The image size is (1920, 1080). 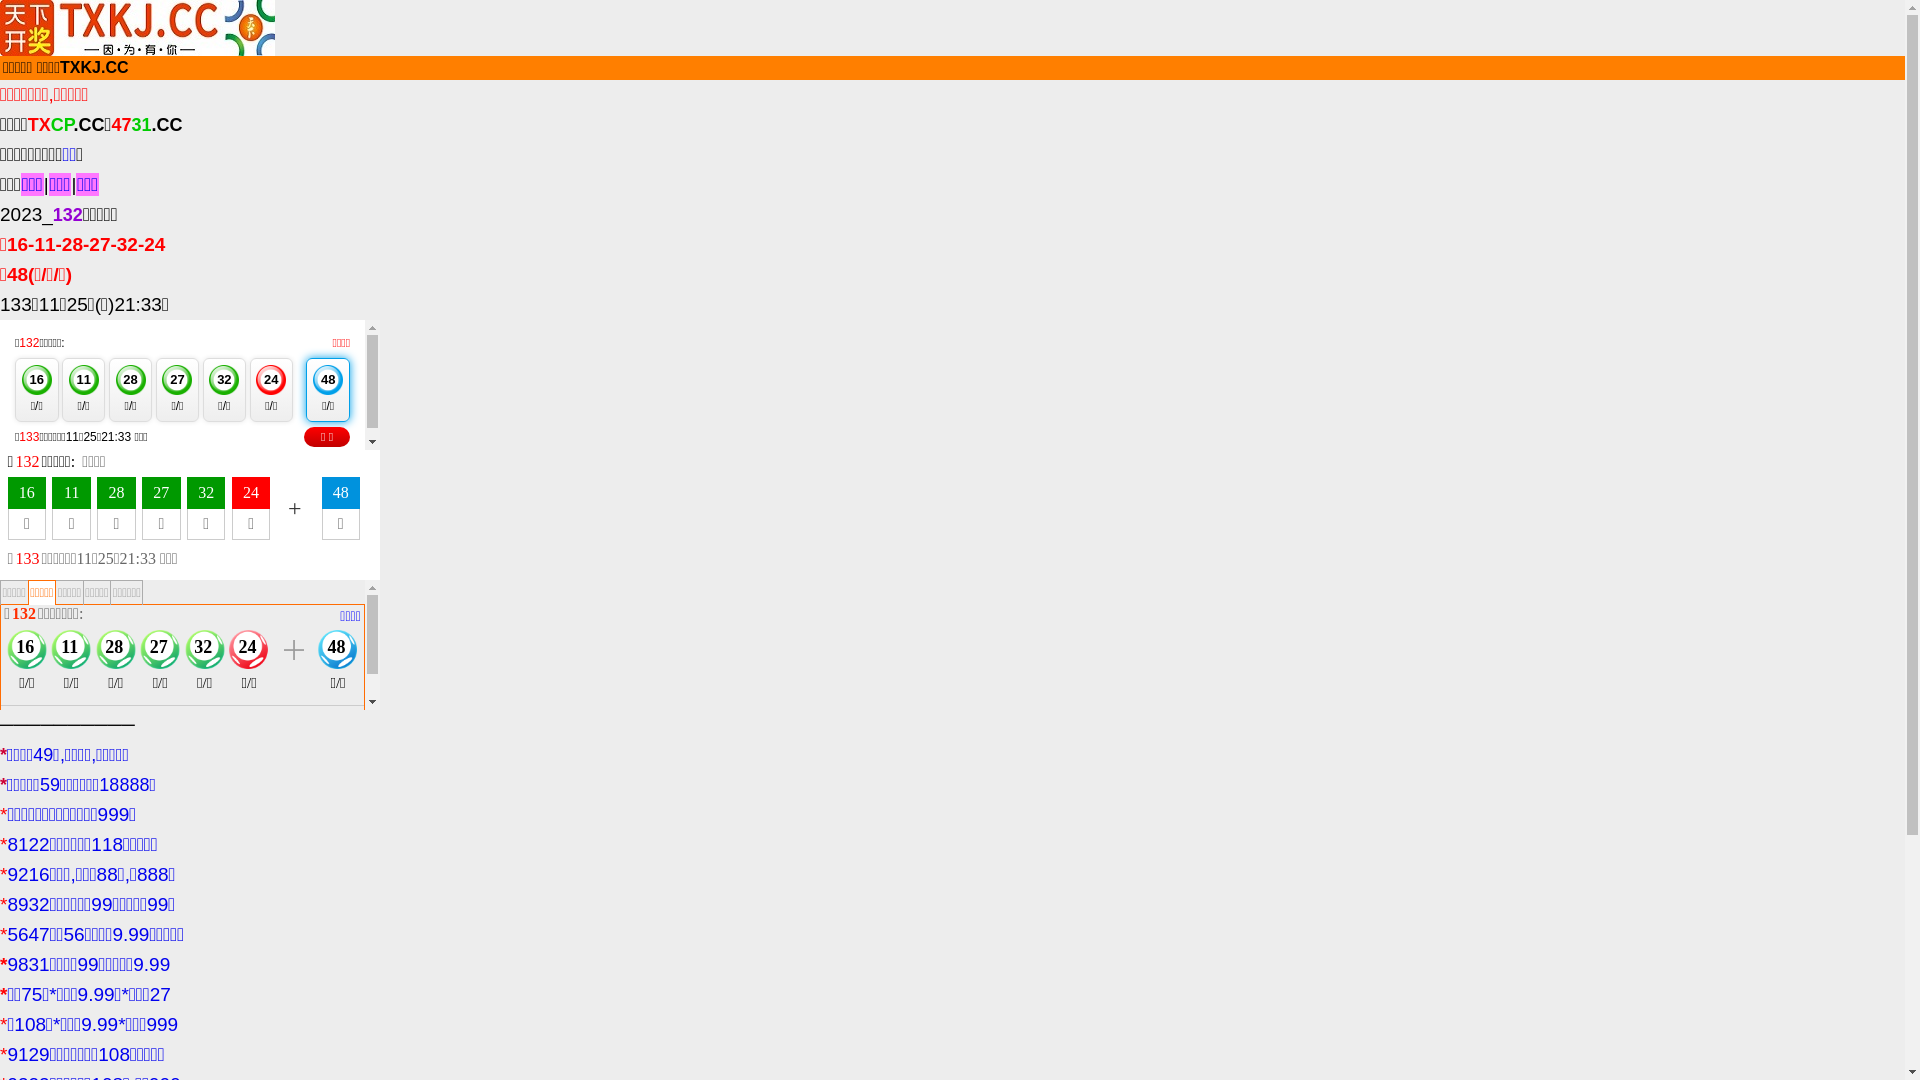 What do you see at coordinates (66, 124) in the screenshot?
I see `'TXCP.CC'` at bounding box center [66, 124].